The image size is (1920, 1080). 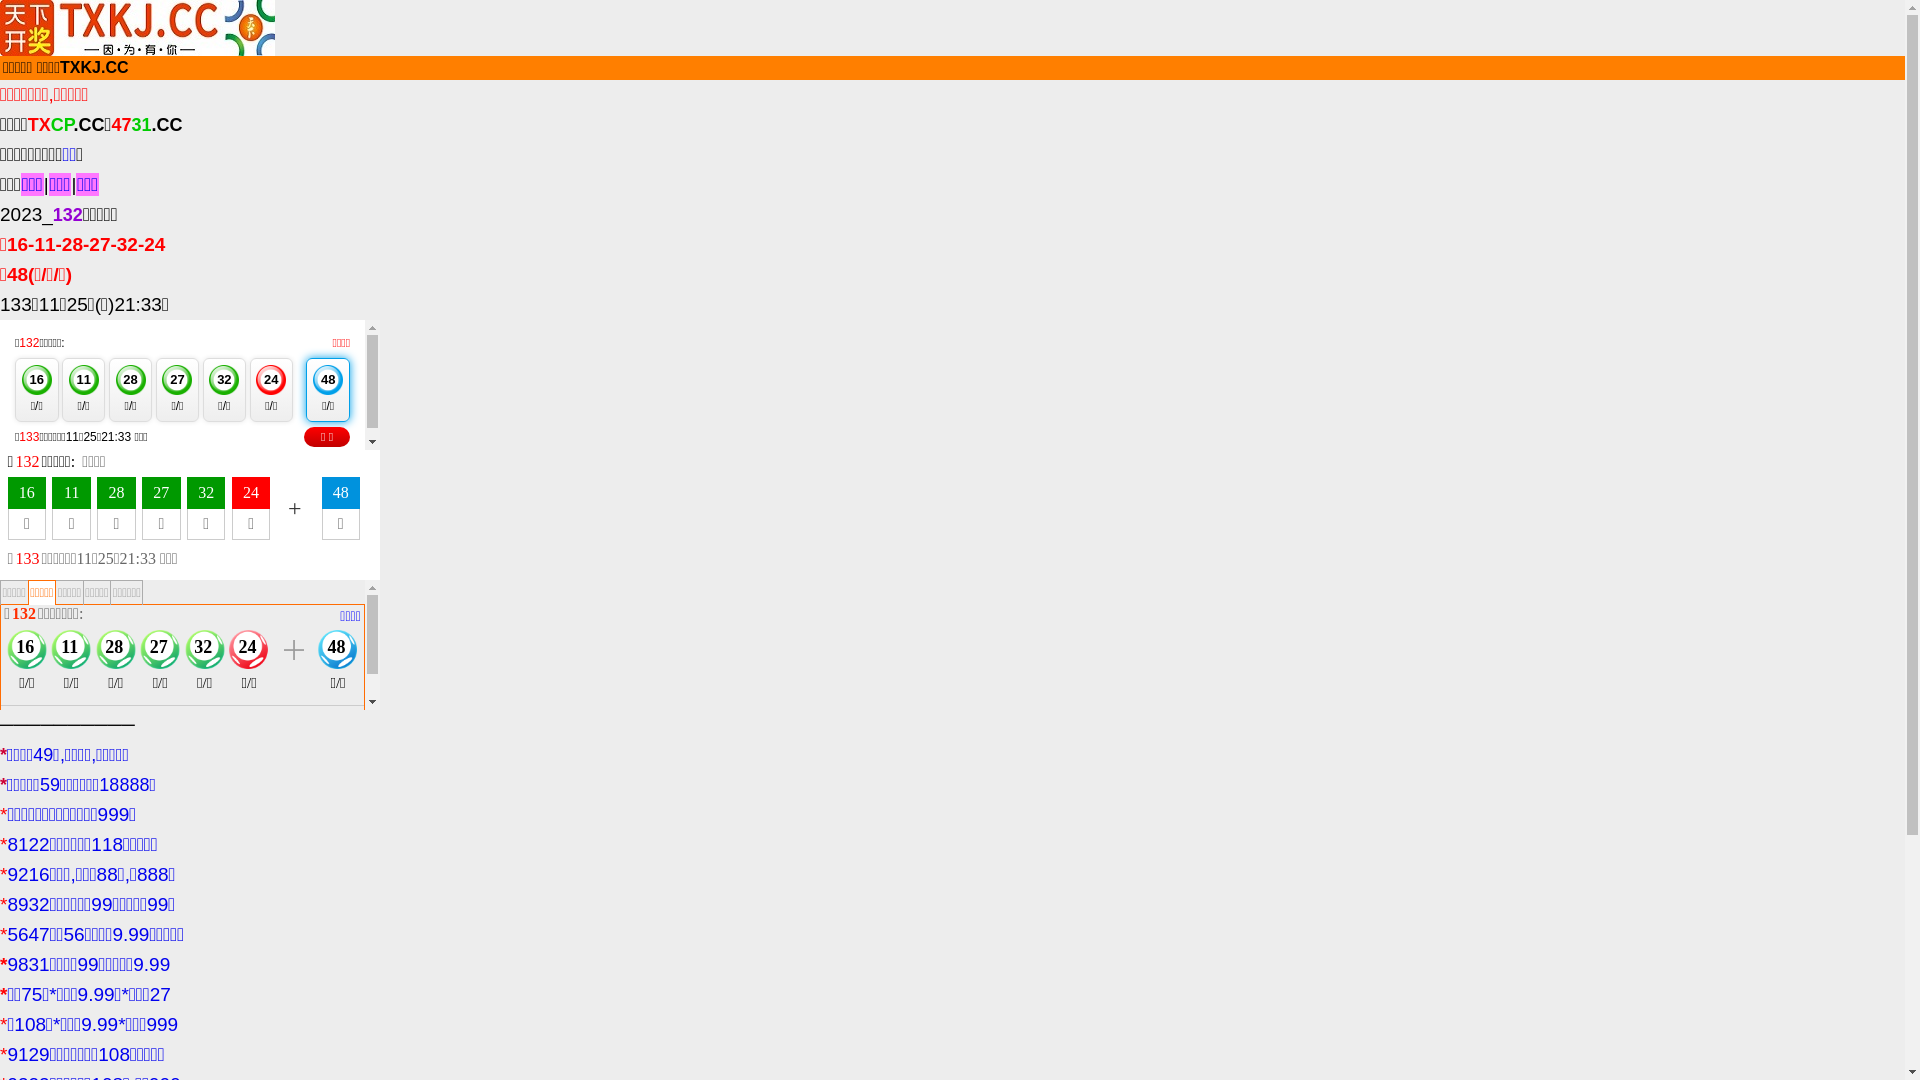 What do you see at coordinates (66, 124) in the screenshot?
I see `'TXCP.CC'` at bounding box center [66, 124].